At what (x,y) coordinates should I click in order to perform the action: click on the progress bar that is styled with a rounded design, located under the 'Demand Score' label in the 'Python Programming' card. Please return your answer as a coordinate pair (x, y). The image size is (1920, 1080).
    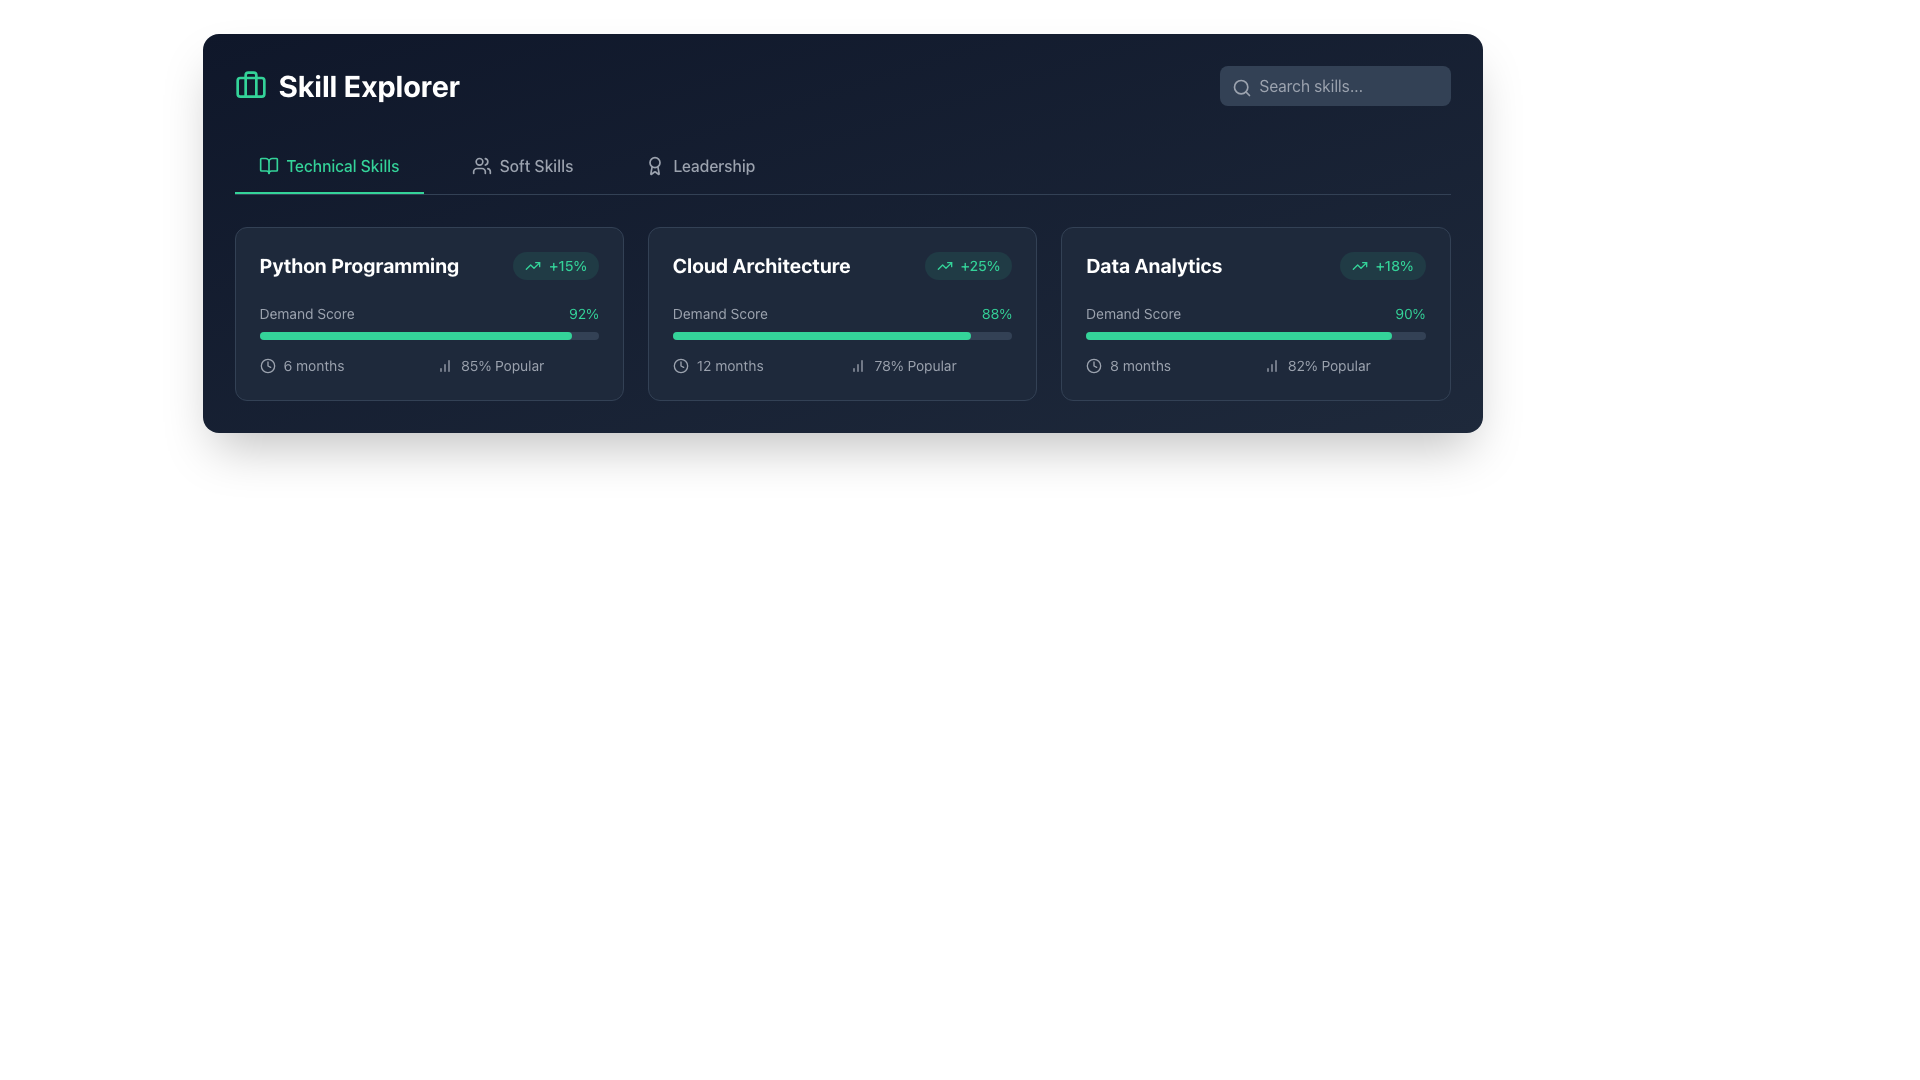
    Looking at the image, I should click on (428, 334).